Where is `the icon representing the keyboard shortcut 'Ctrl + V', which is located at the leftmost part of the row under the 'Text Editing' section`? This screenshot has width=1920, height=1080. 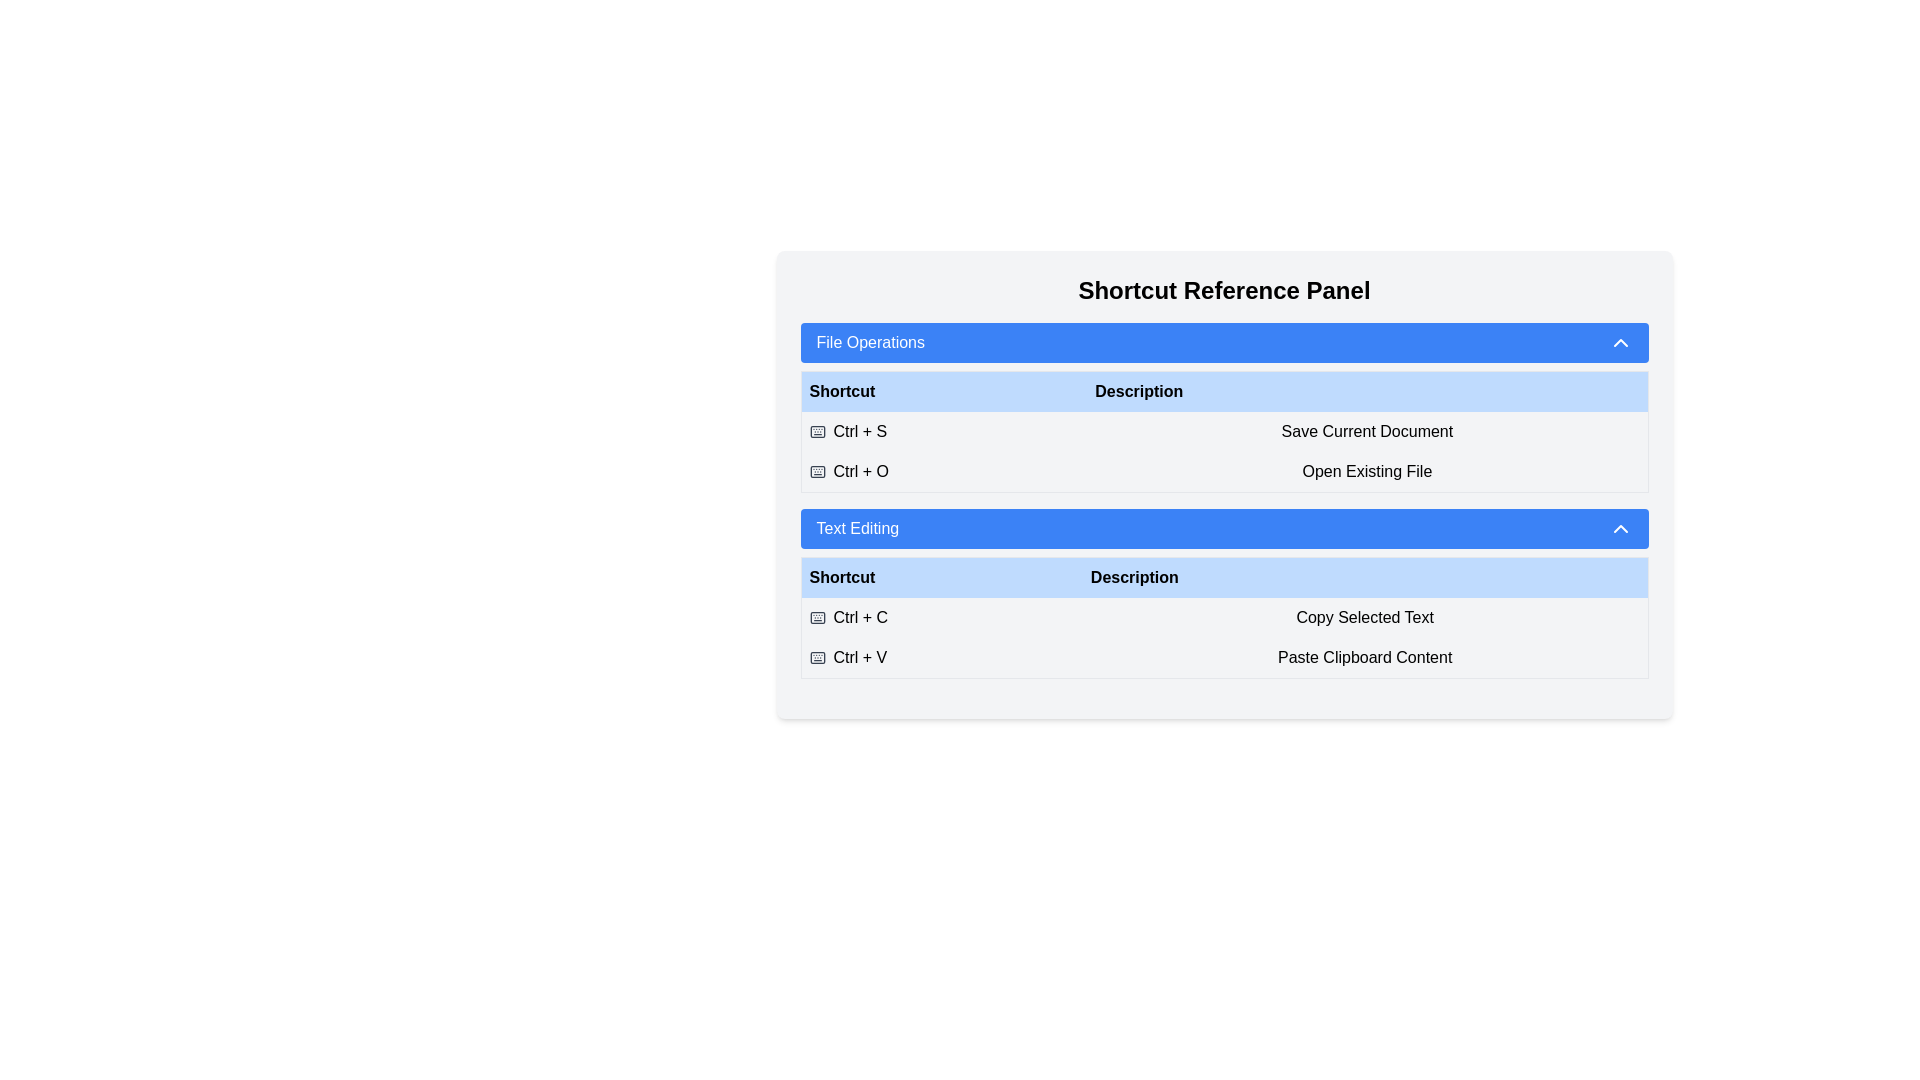 the icon representing the keyboard shortcut 'Ctrl + V', which is located at the leftmost part of the row under the 'Text Editing' section is located at coordinates (817, 658).